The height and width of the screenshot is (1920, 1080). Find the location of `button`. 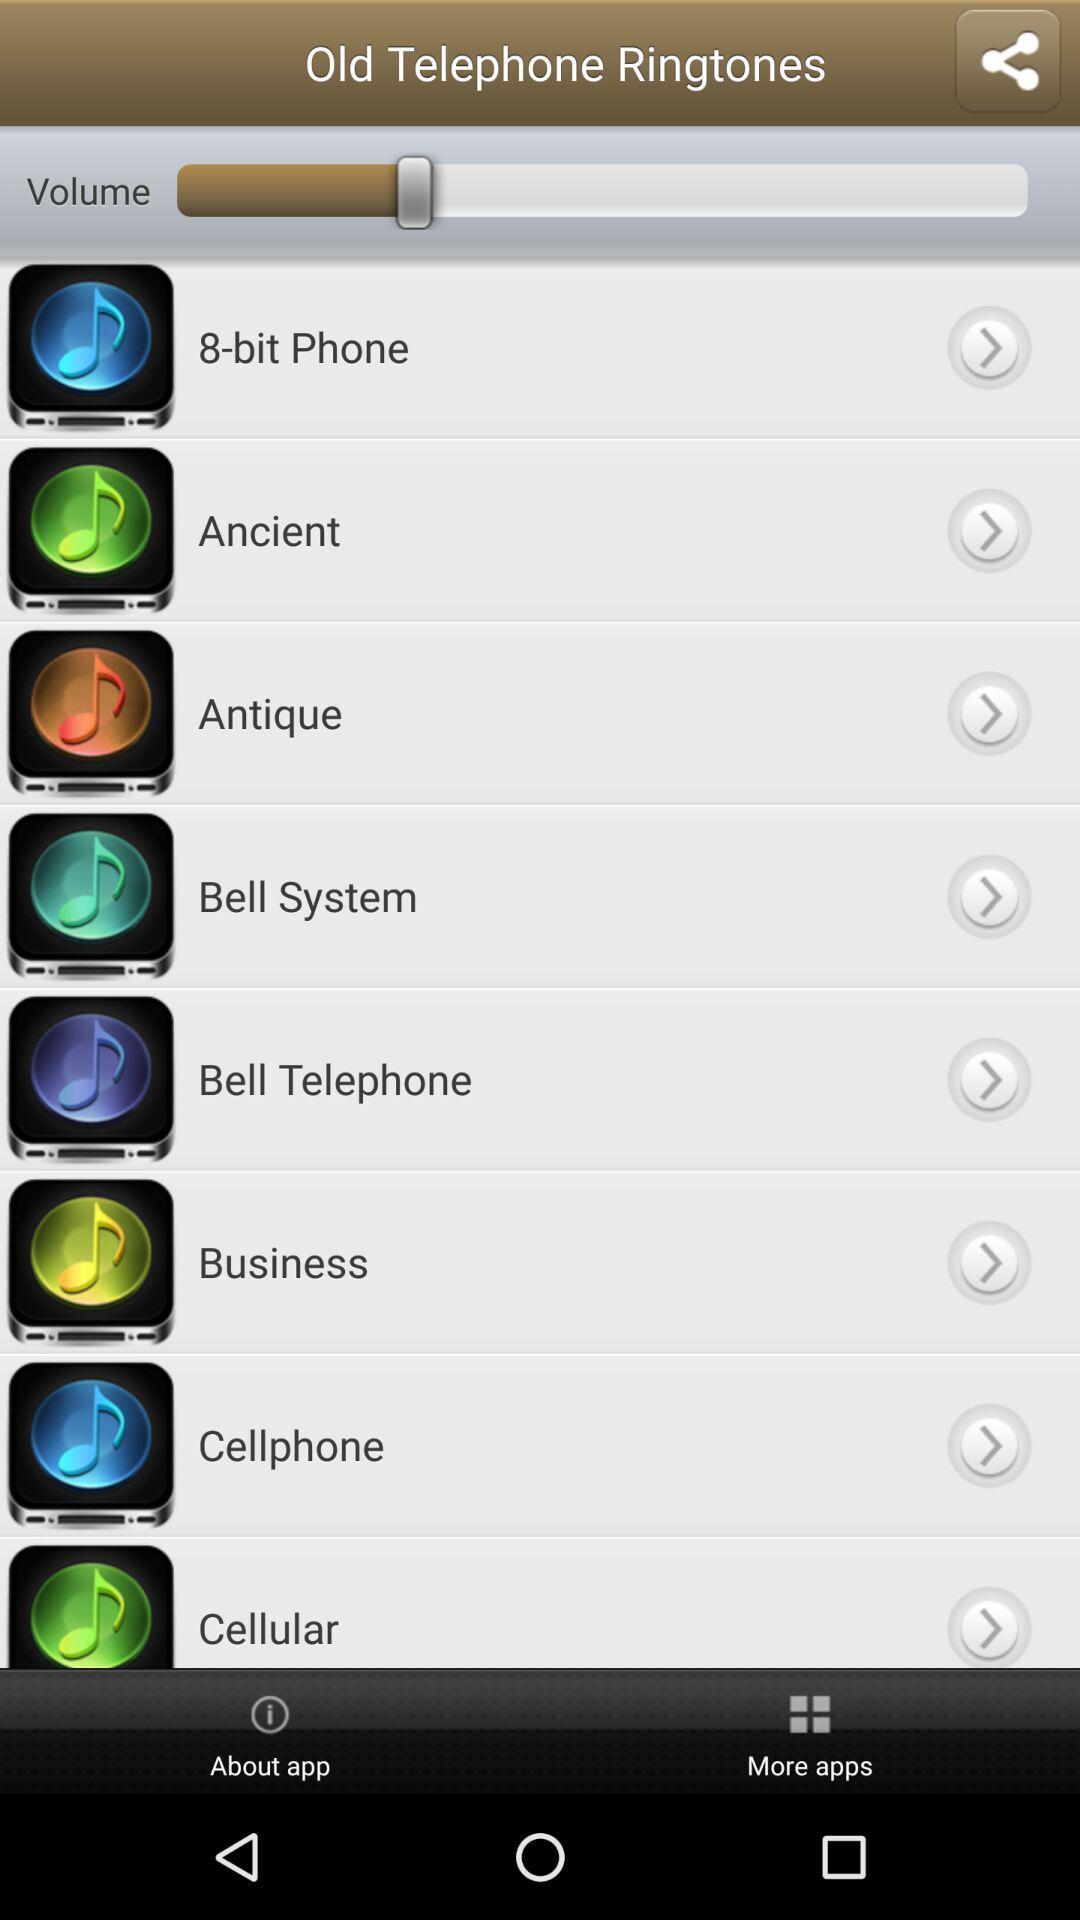

button is located at coordinates (987, 1077).